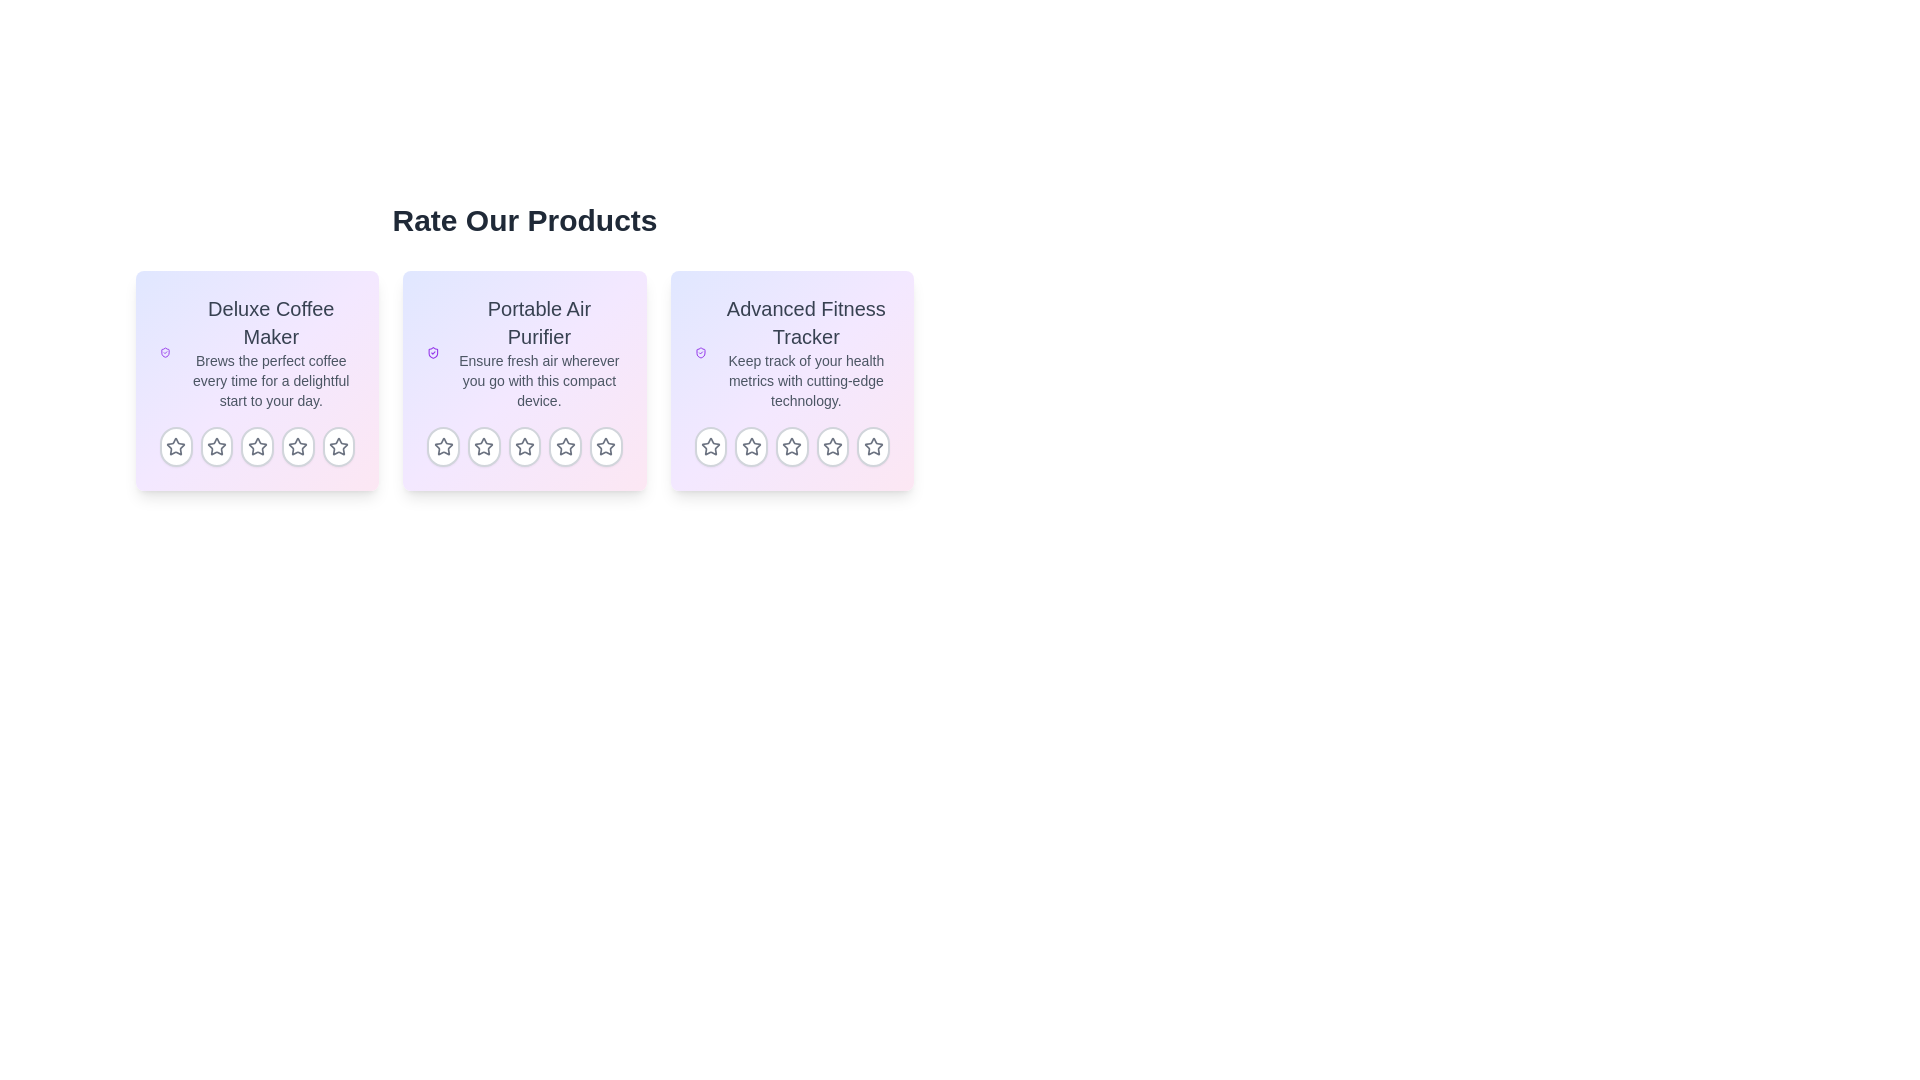 This screenshot has width=1920, height=1080. Describe the element at coordinates (833, 445) in the screenshot. I see `the fourth star icon in the rating system for the 'Advanced Fitness Tracker'` at that location.